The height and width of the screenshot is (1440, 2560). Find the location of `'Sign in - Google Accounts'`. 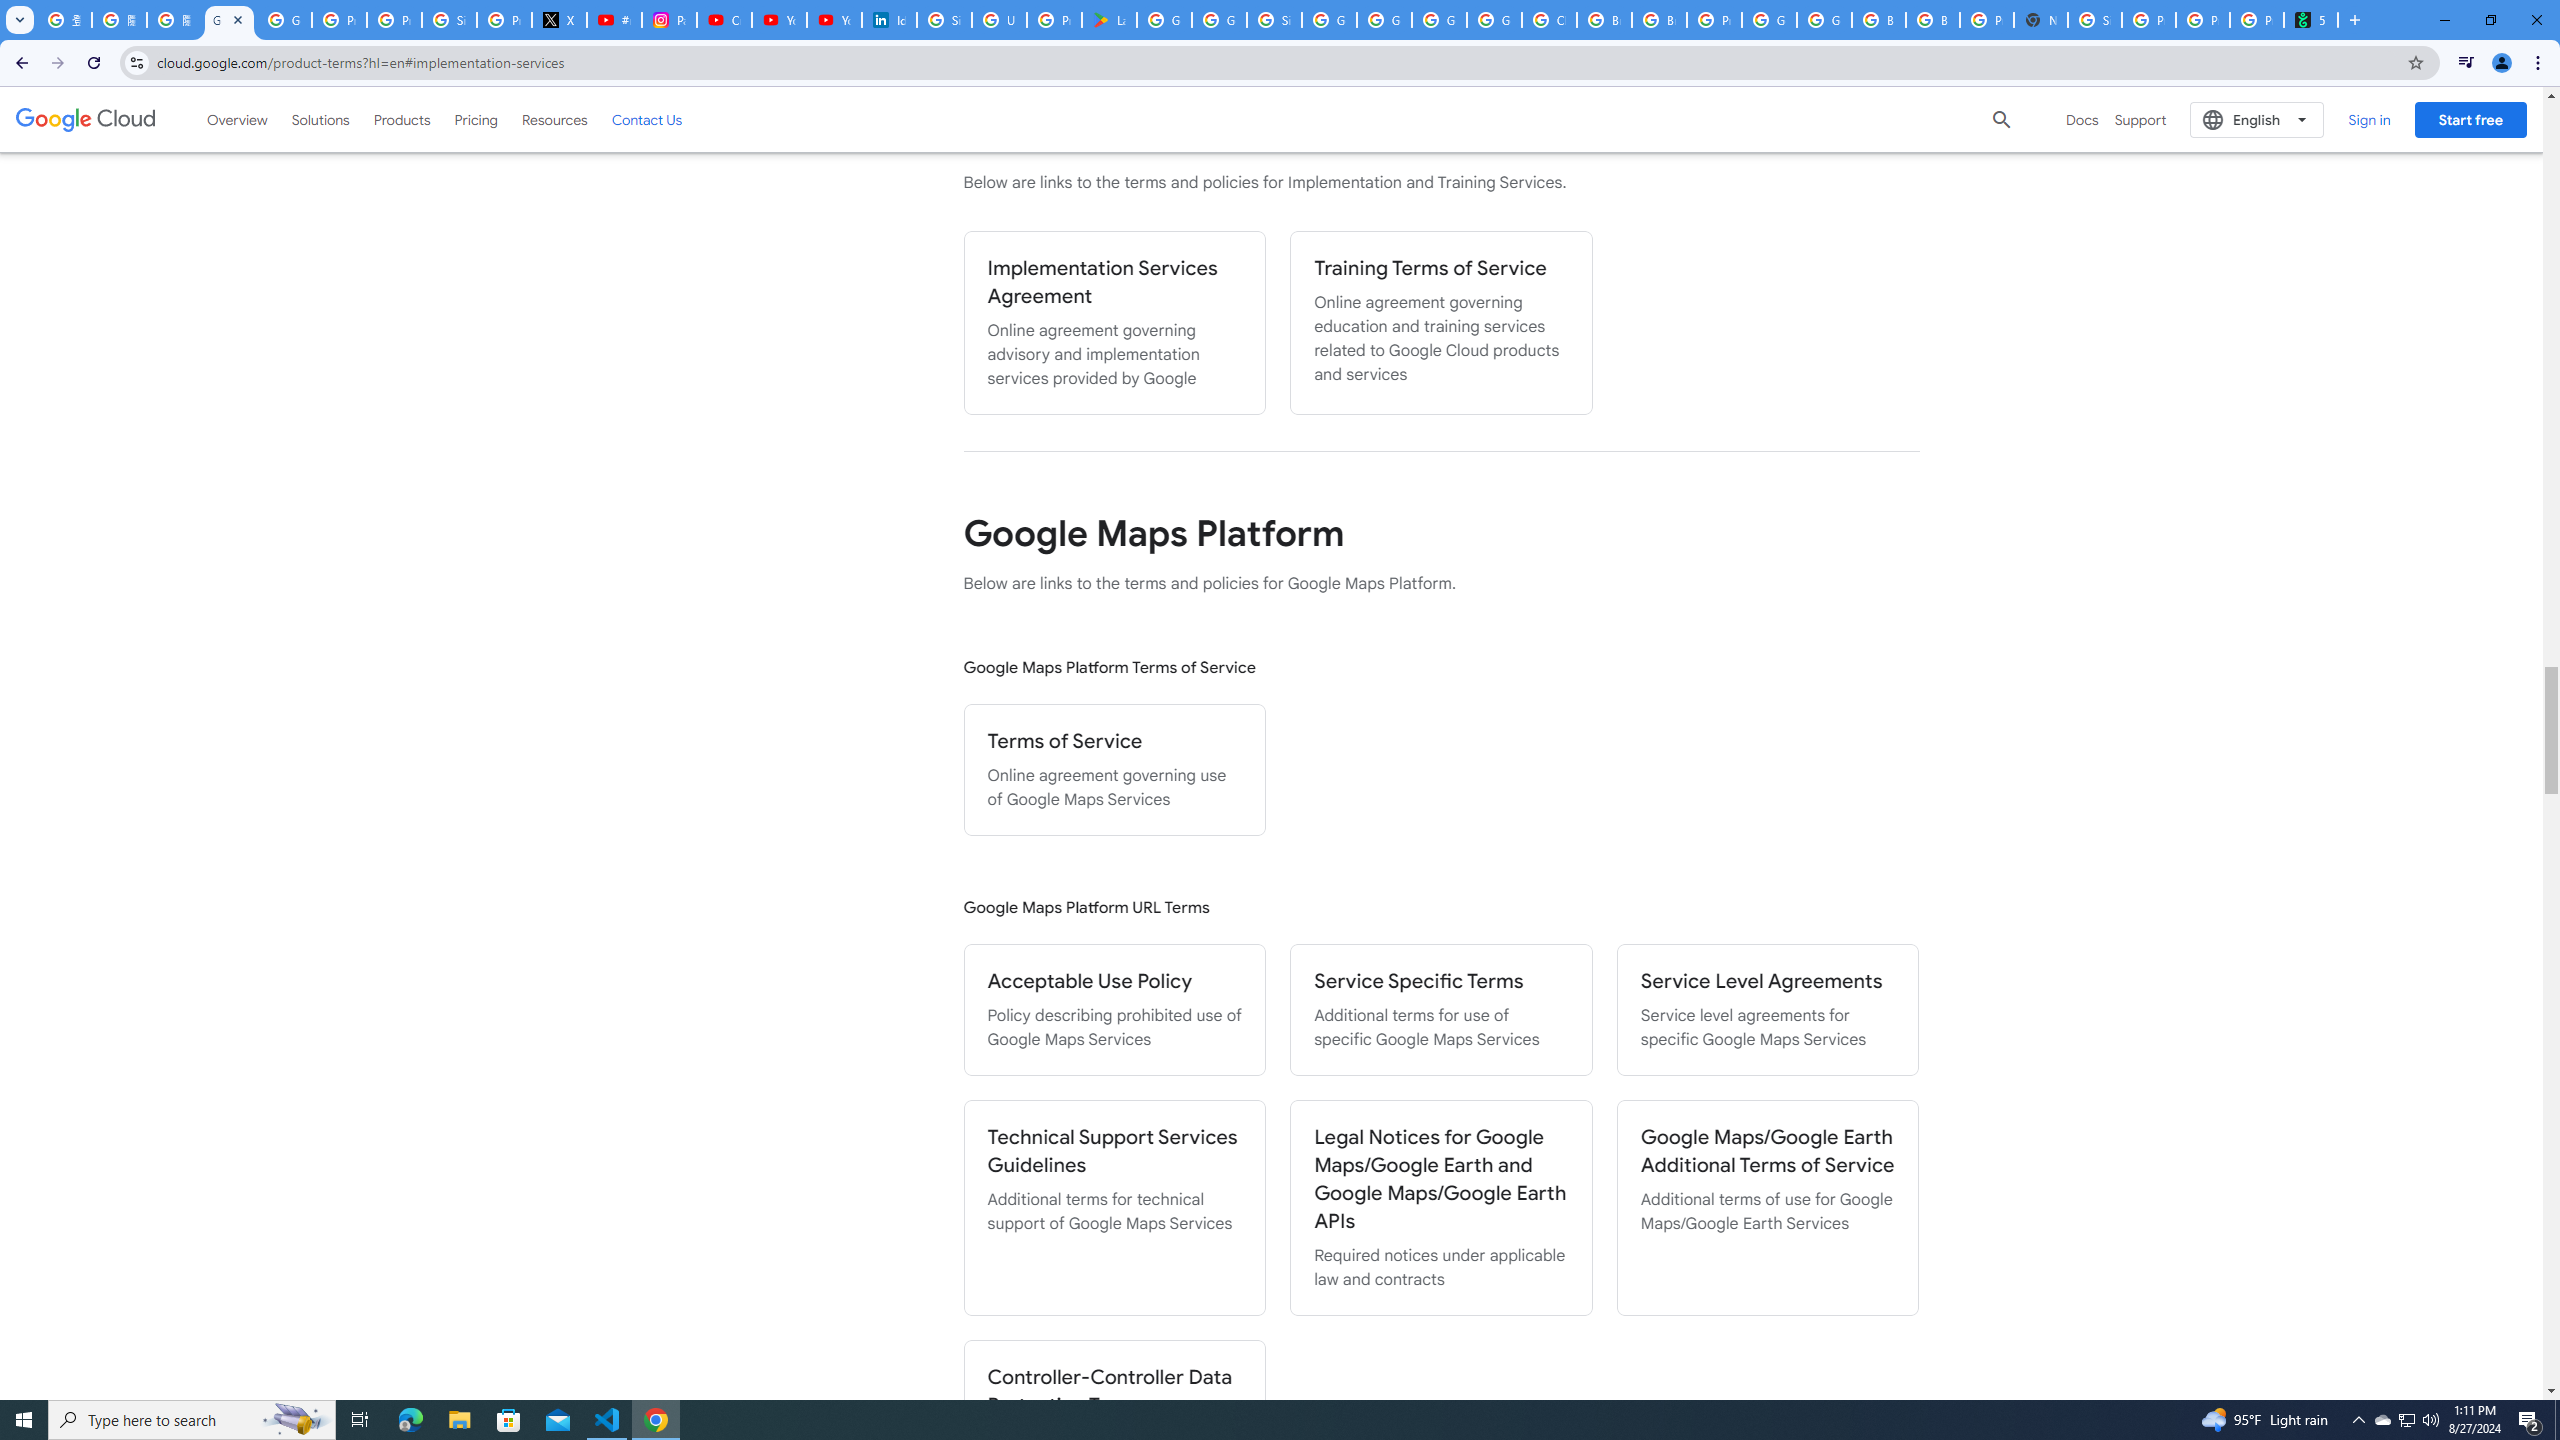

'Sign in - Google Accounts' is located at coordinates (943, 19).